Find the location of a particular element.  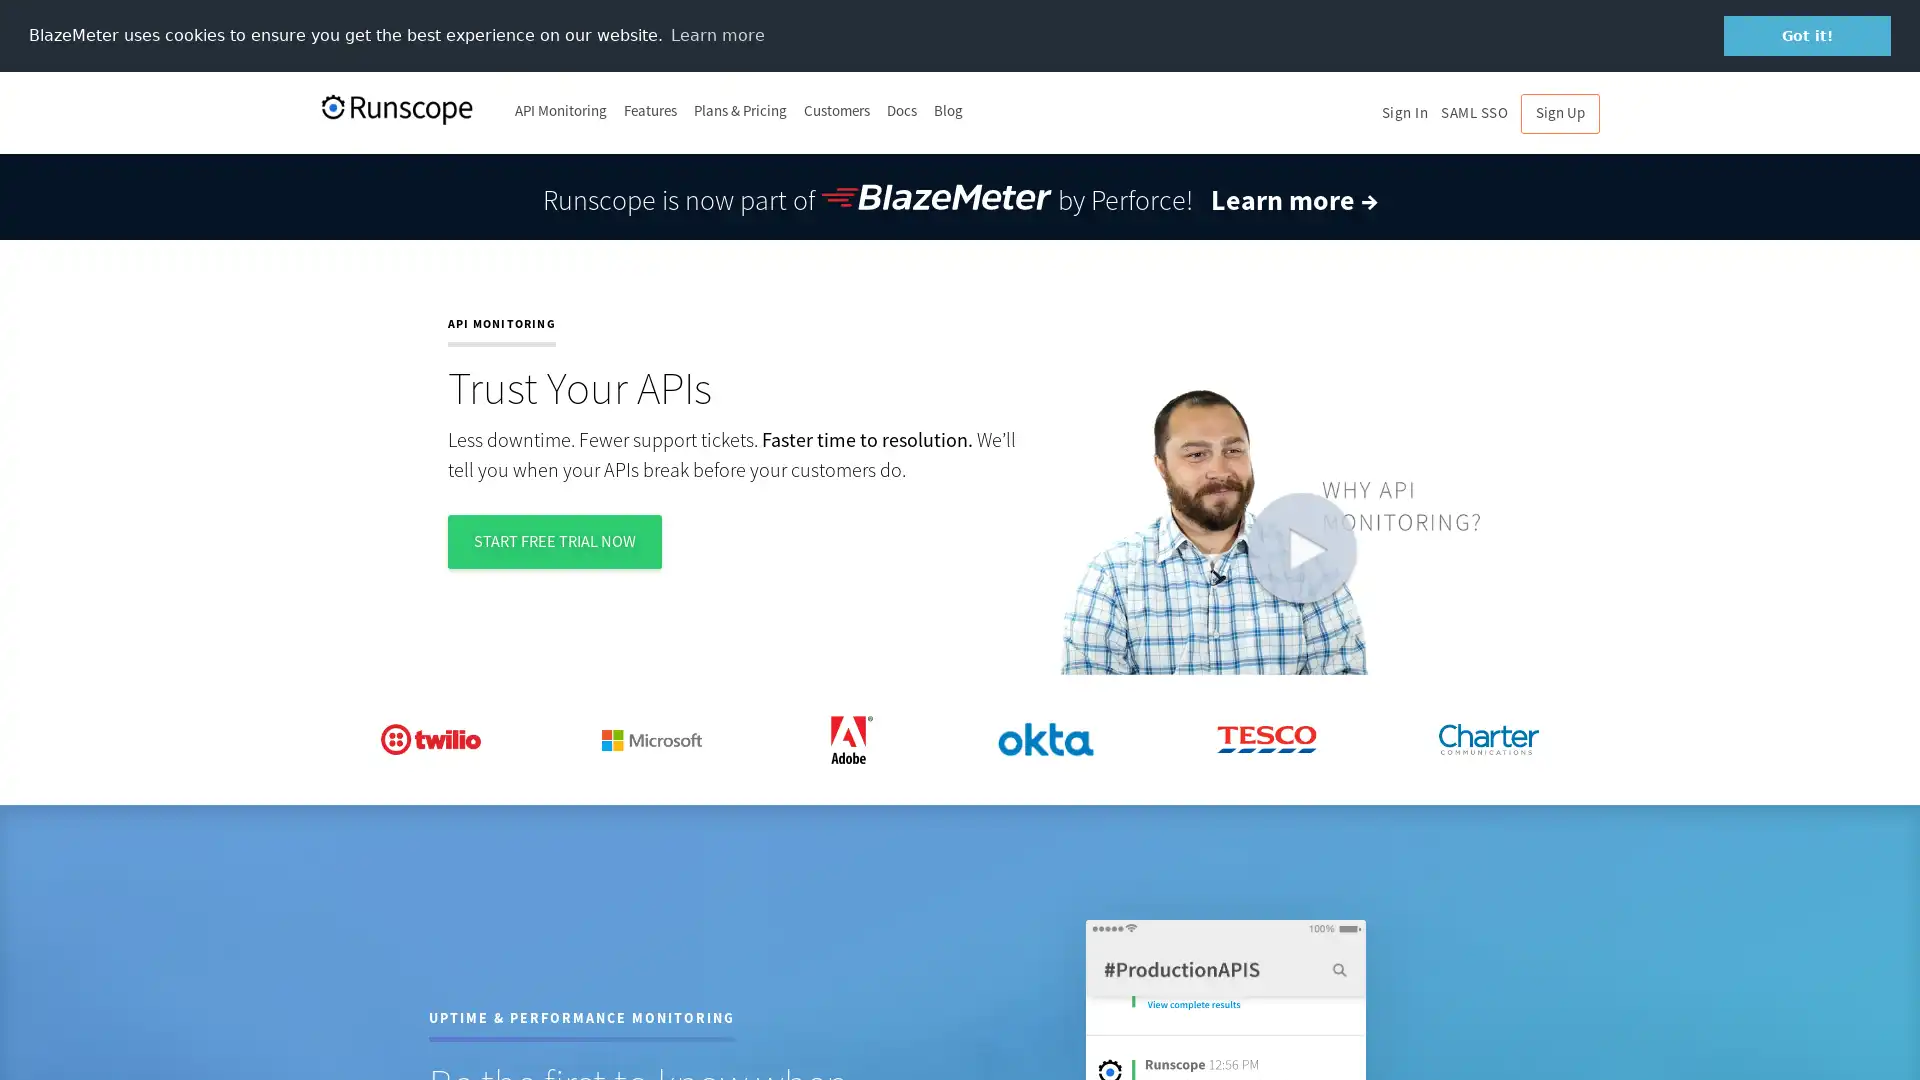

dismiss cookie message is located at coordinates (1807, 35).